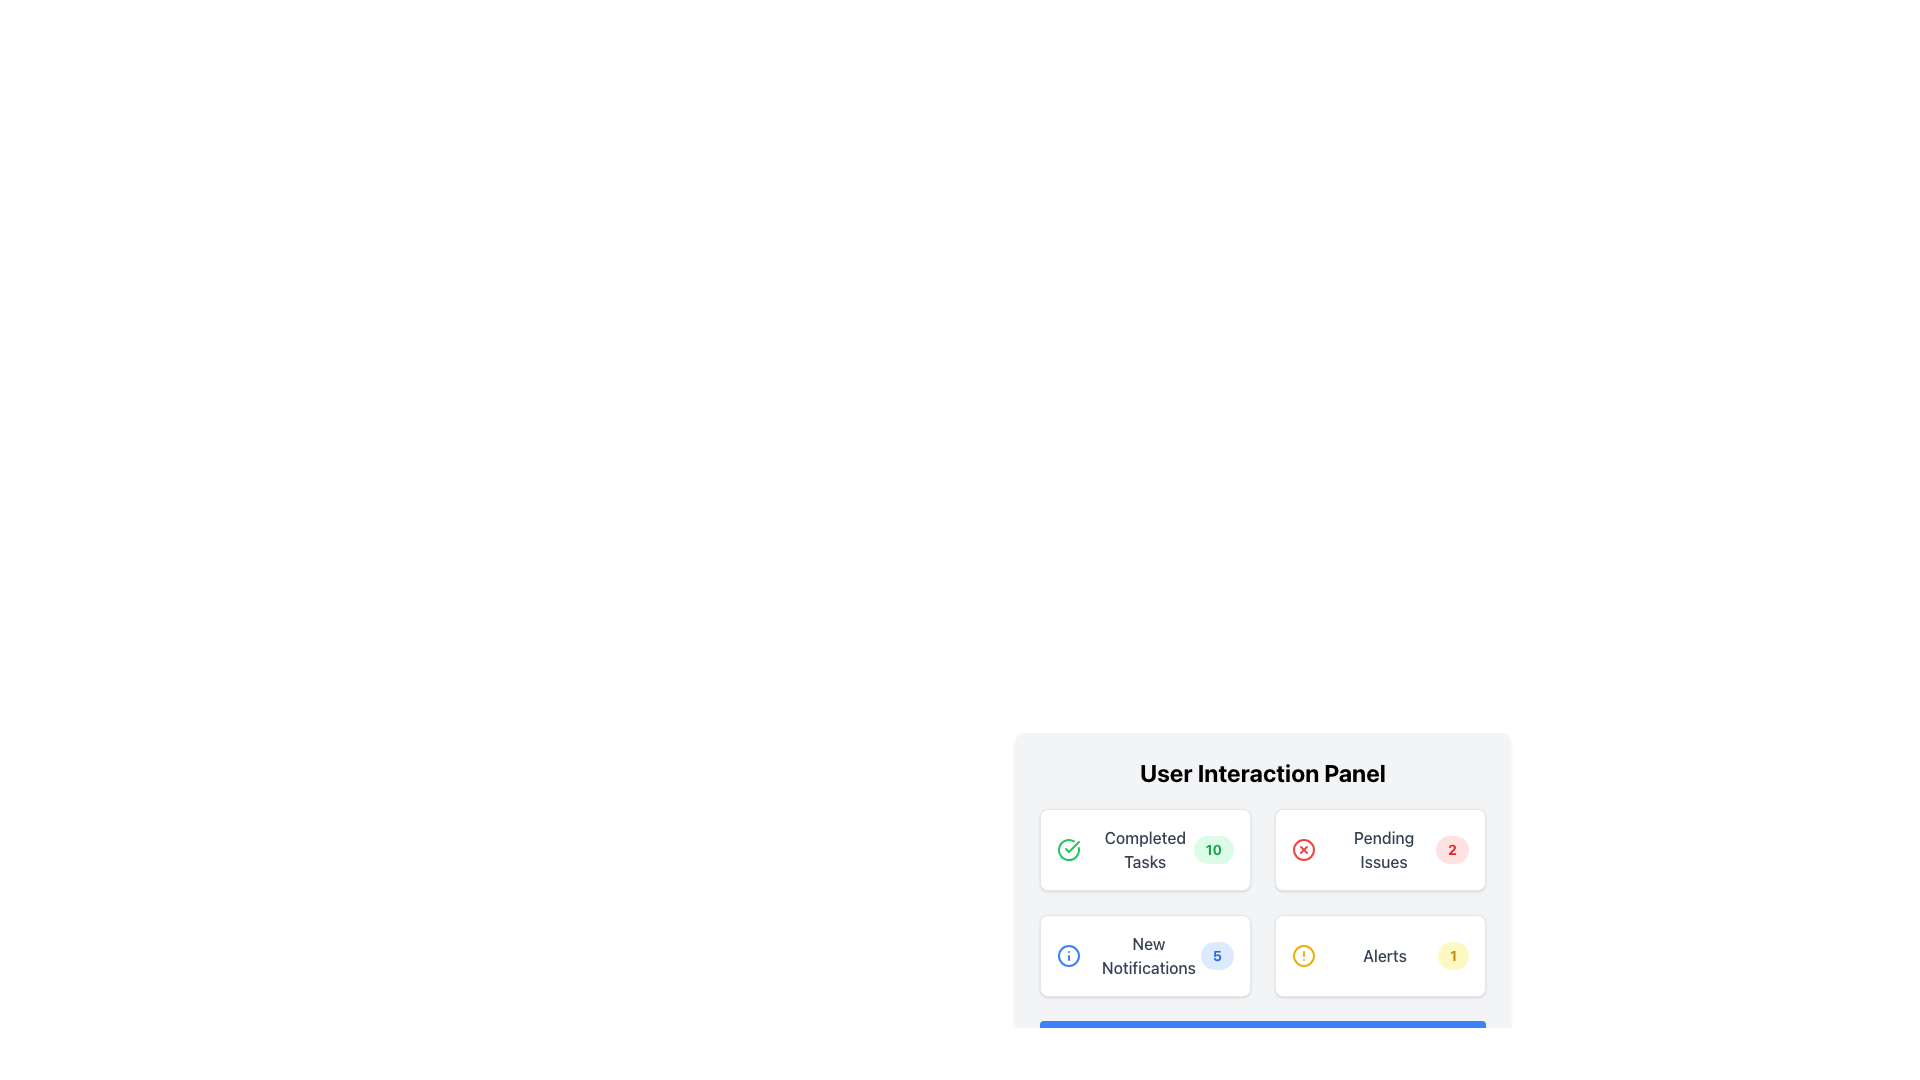 This screenshot has height=1080, width=1920. Describe the element at coordinates (1212, 849) in the screenshot. I see `the green badge displaying the number '10' in the 'Completed Tasks' section of the 'User Interaction Panel'` at that location.